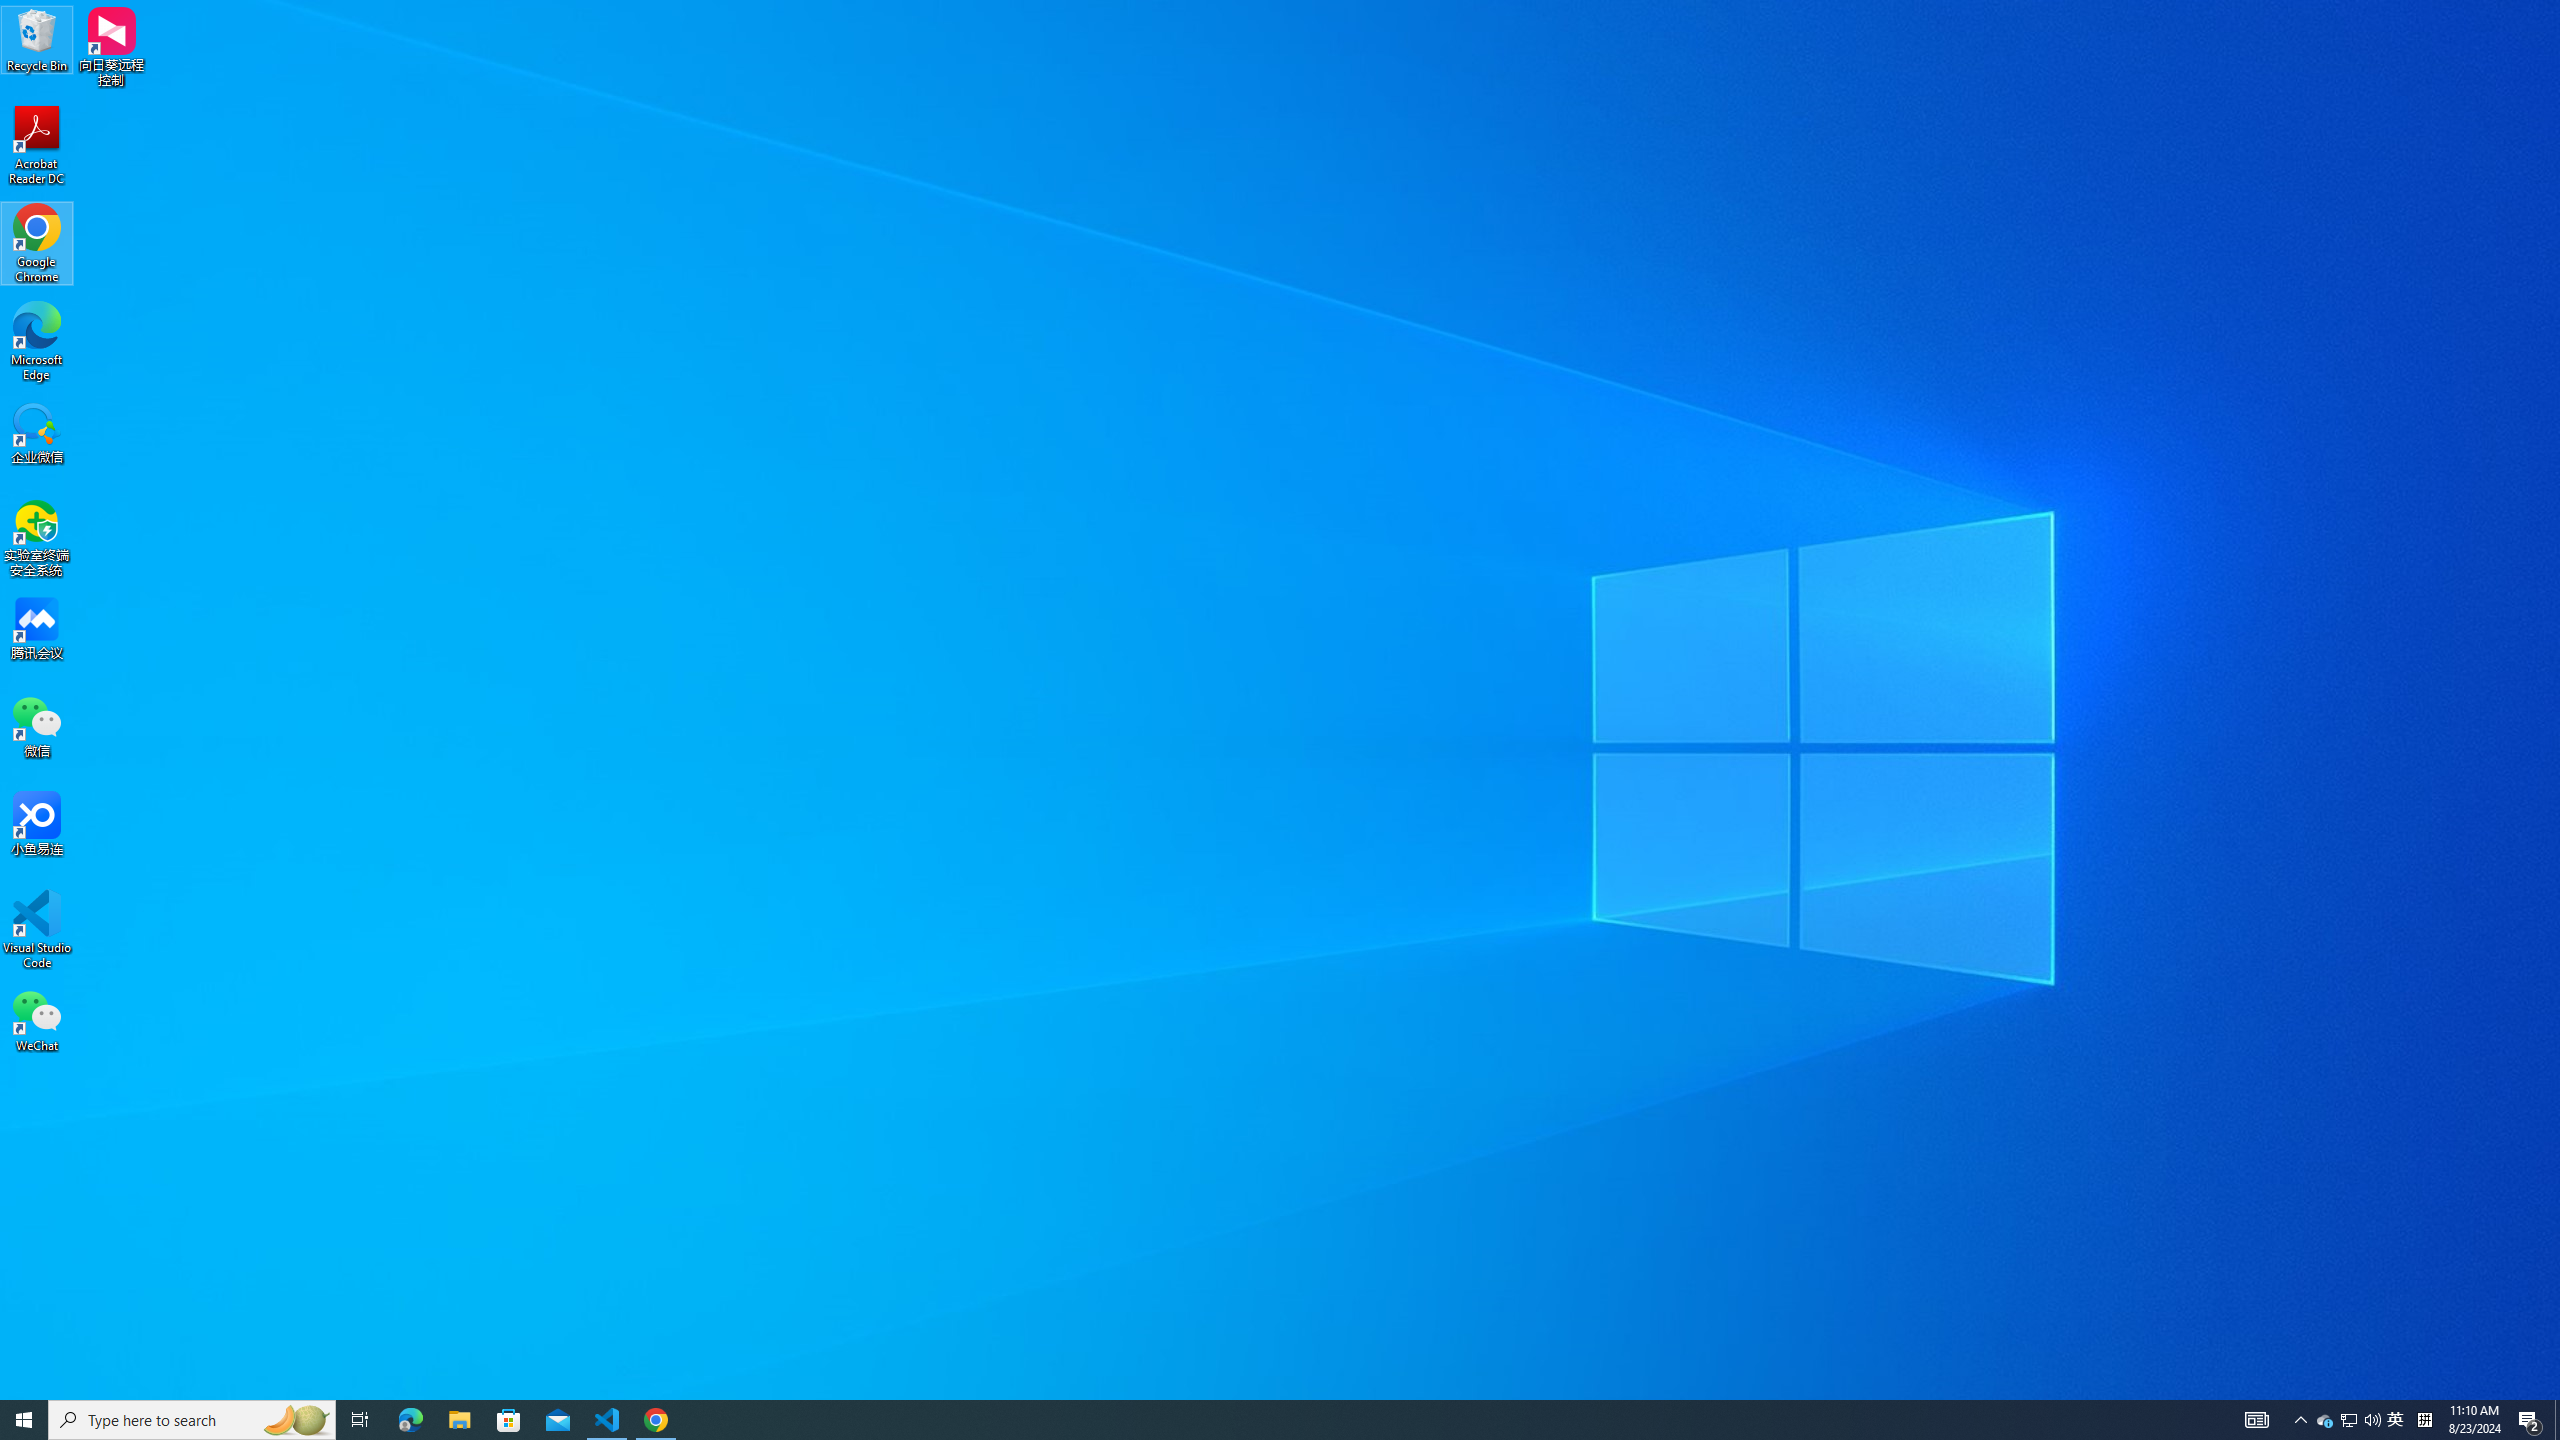  Describe the element at coordinates (36, 928) in the screenshot. I see `'Visual Studio Code'` at that location.